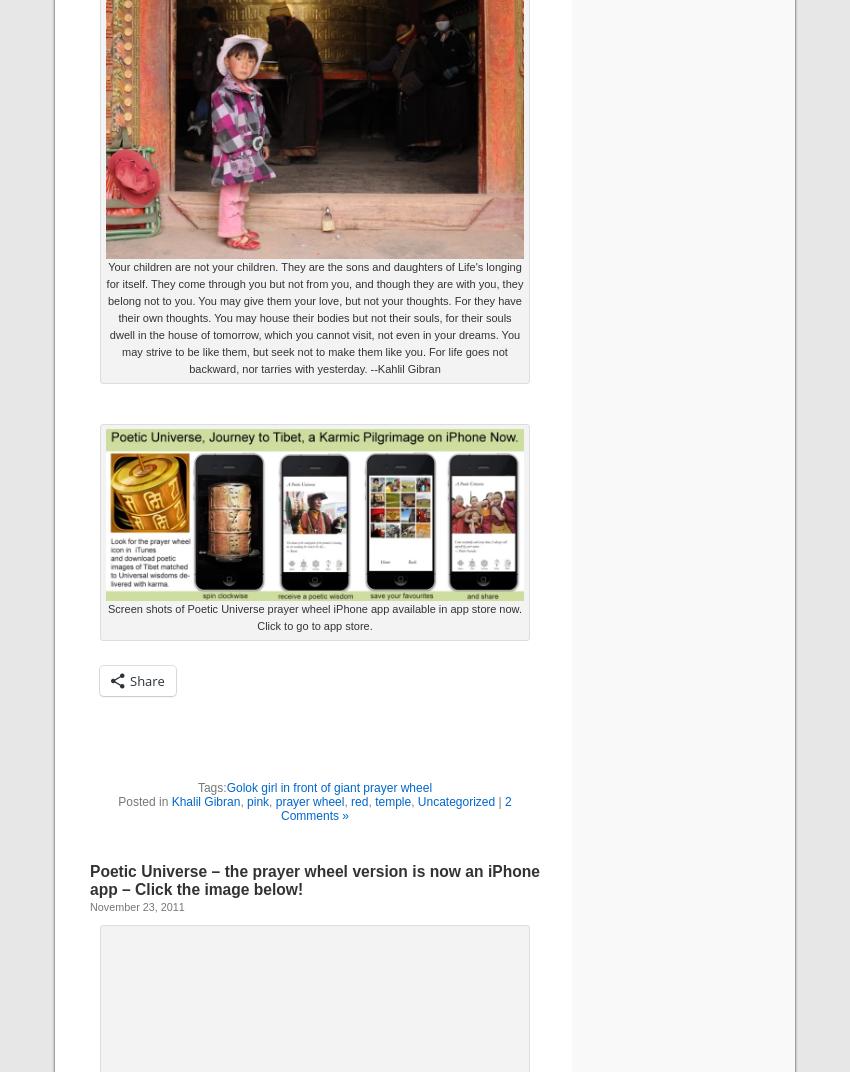  Describe the element at coordinates (226, 786) in the screenshot. I see `'Golok girl in front of giant prayer wheel'` at that location.